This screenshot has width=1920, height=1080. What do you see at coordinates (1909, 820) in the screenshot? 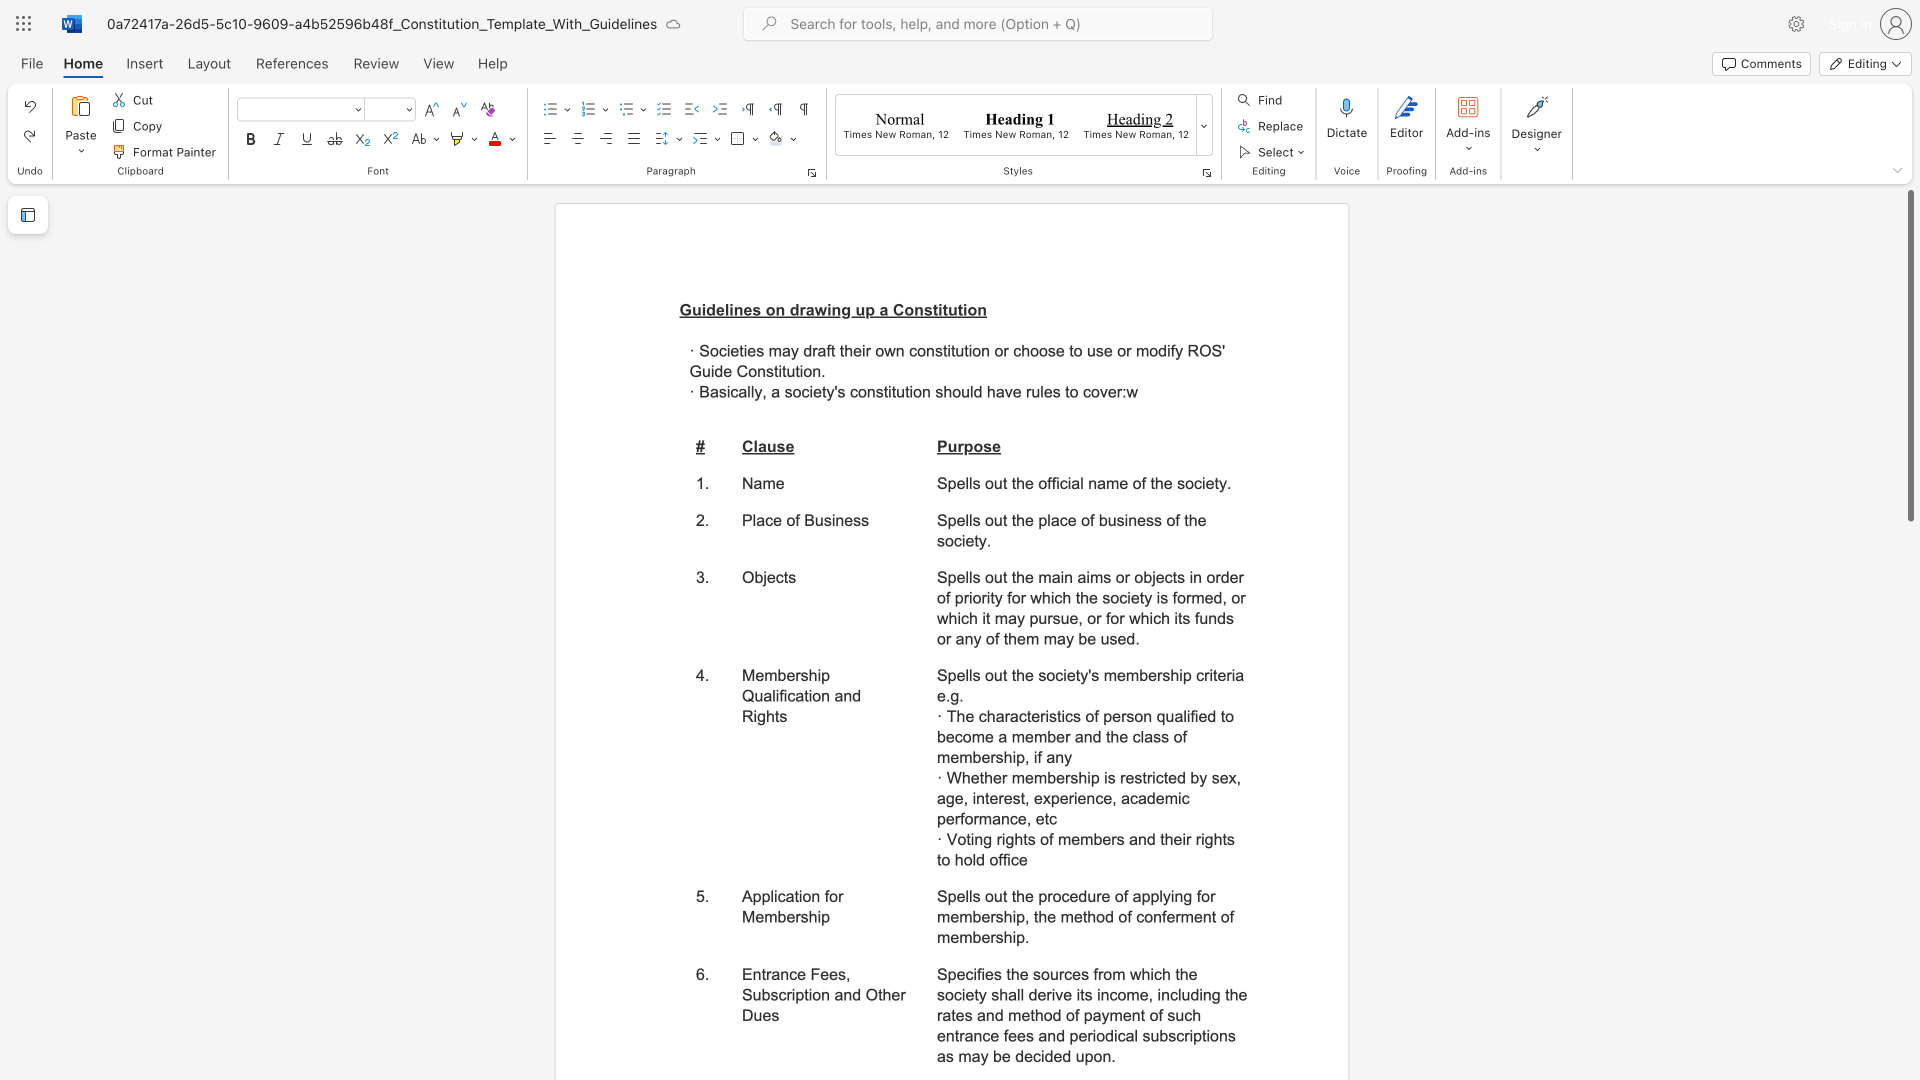
I see `the scrollbar on the right side to scroll the page down` at bounding box center [1909, 820].